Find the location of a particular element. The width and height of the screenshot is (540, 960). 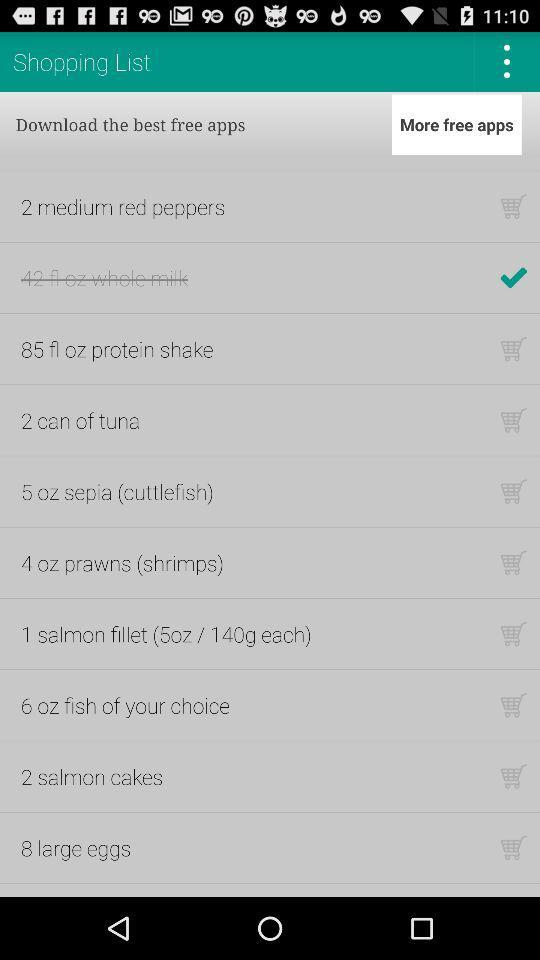

item above the 2 salmon cakes item is located at coordinates (125, 705).